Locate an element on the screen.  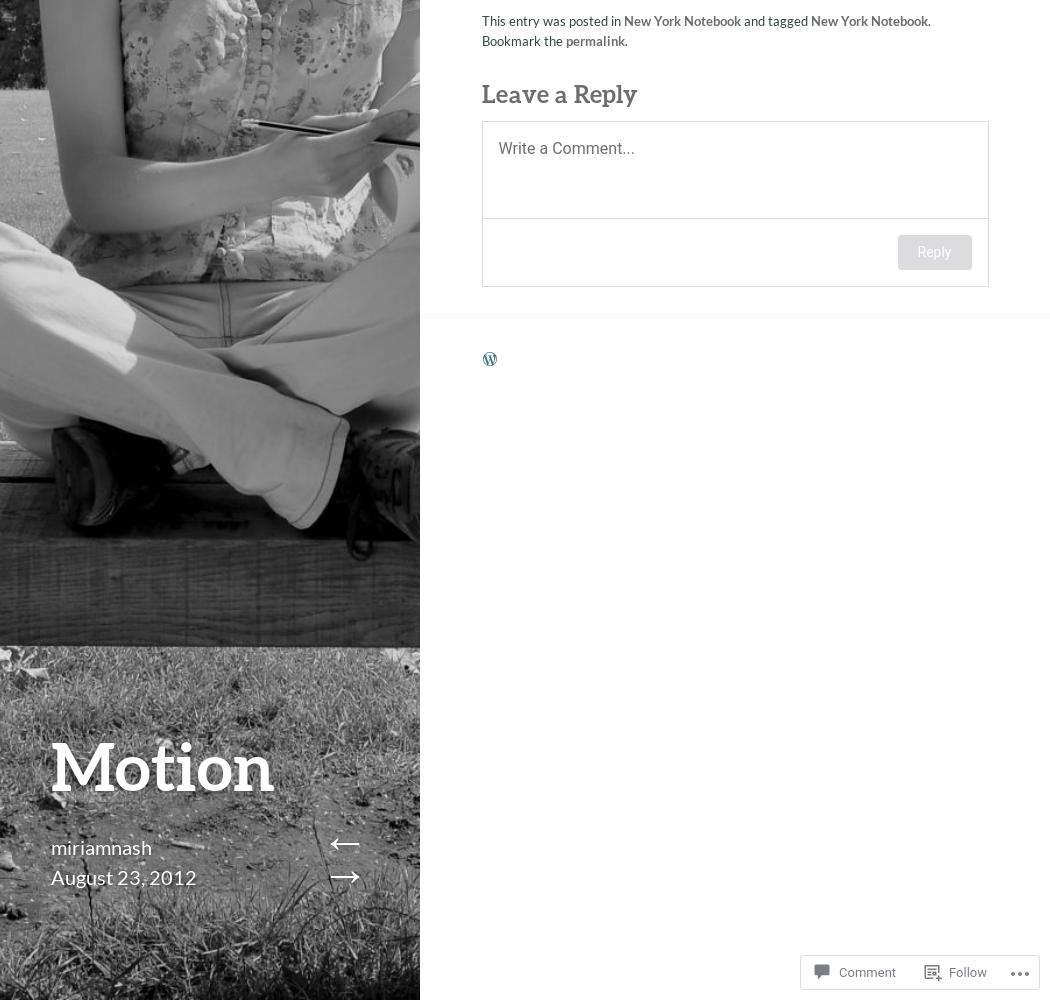
'permalink' is located at coordinates (593, 36).